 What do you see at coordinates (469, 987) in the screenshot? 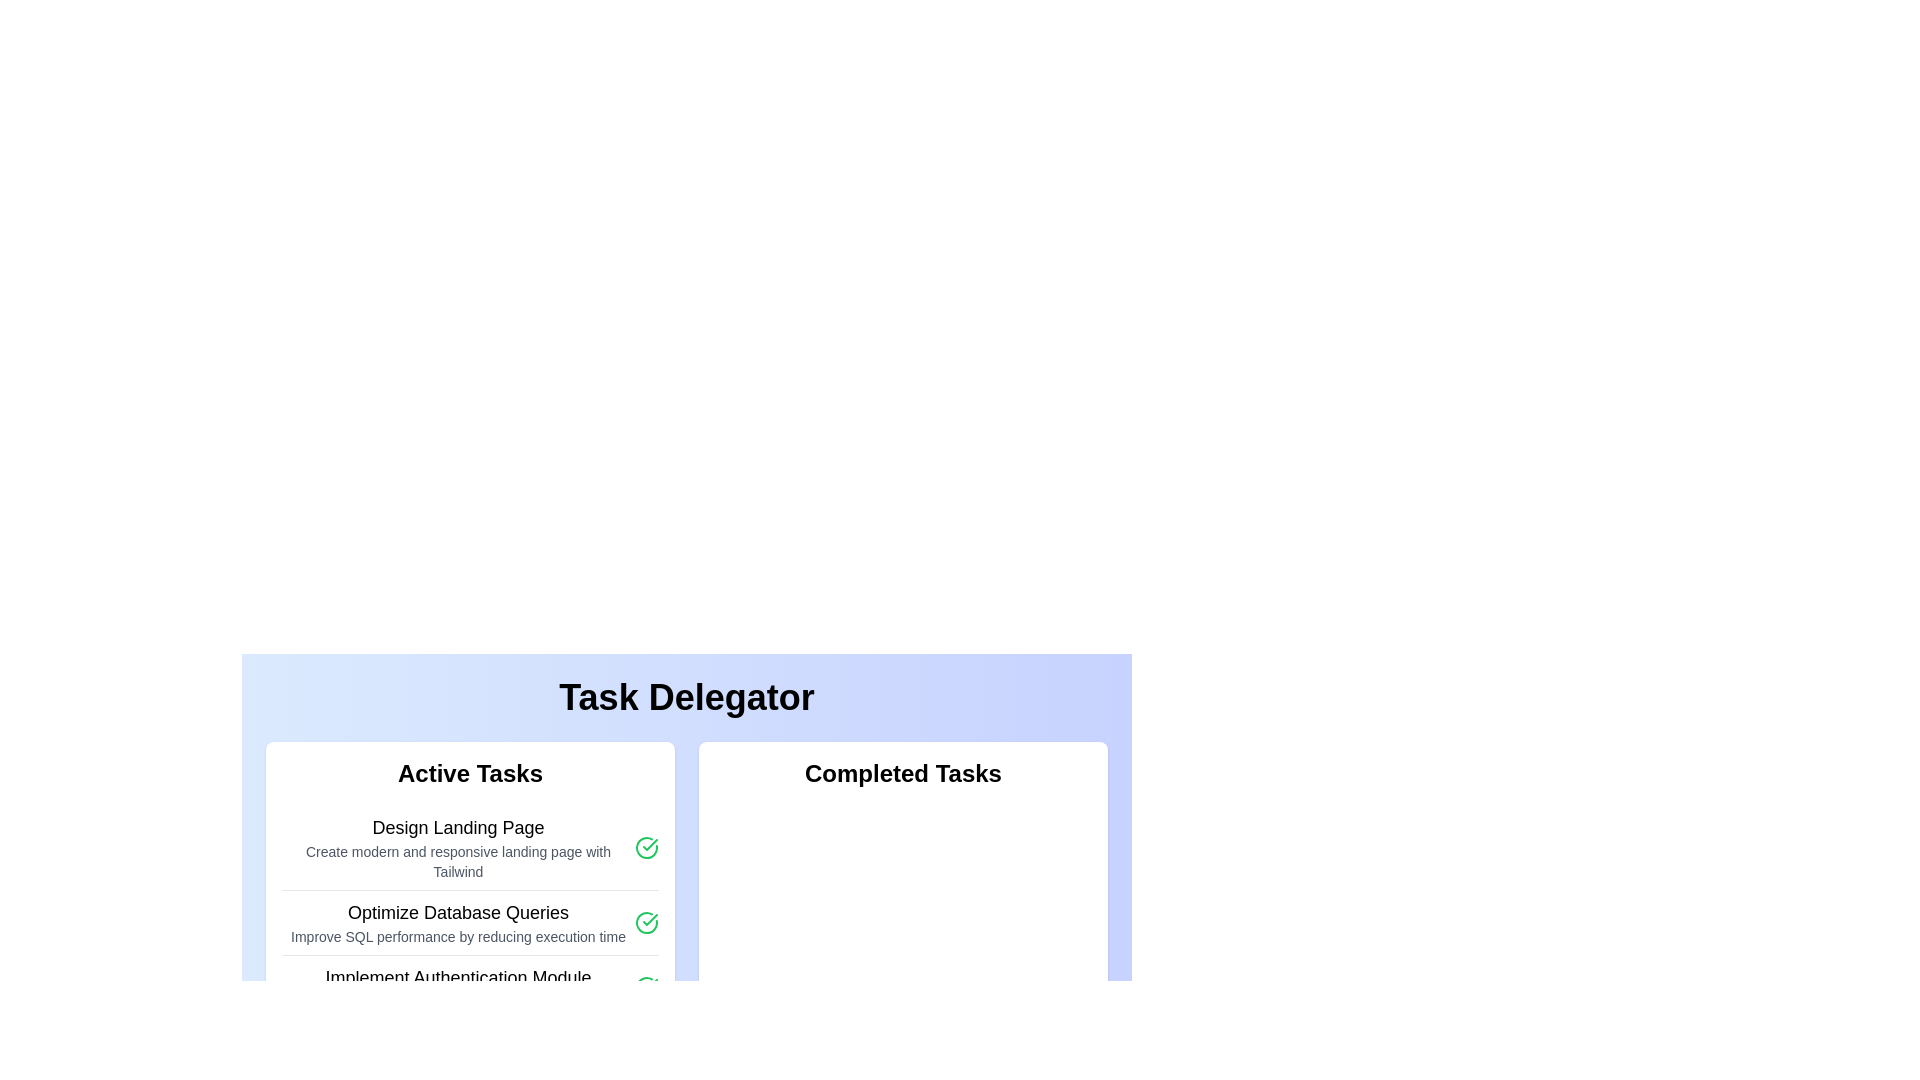
I see `the list item titled 'Implement Authentication Module'` at bounding box center [469, 987].